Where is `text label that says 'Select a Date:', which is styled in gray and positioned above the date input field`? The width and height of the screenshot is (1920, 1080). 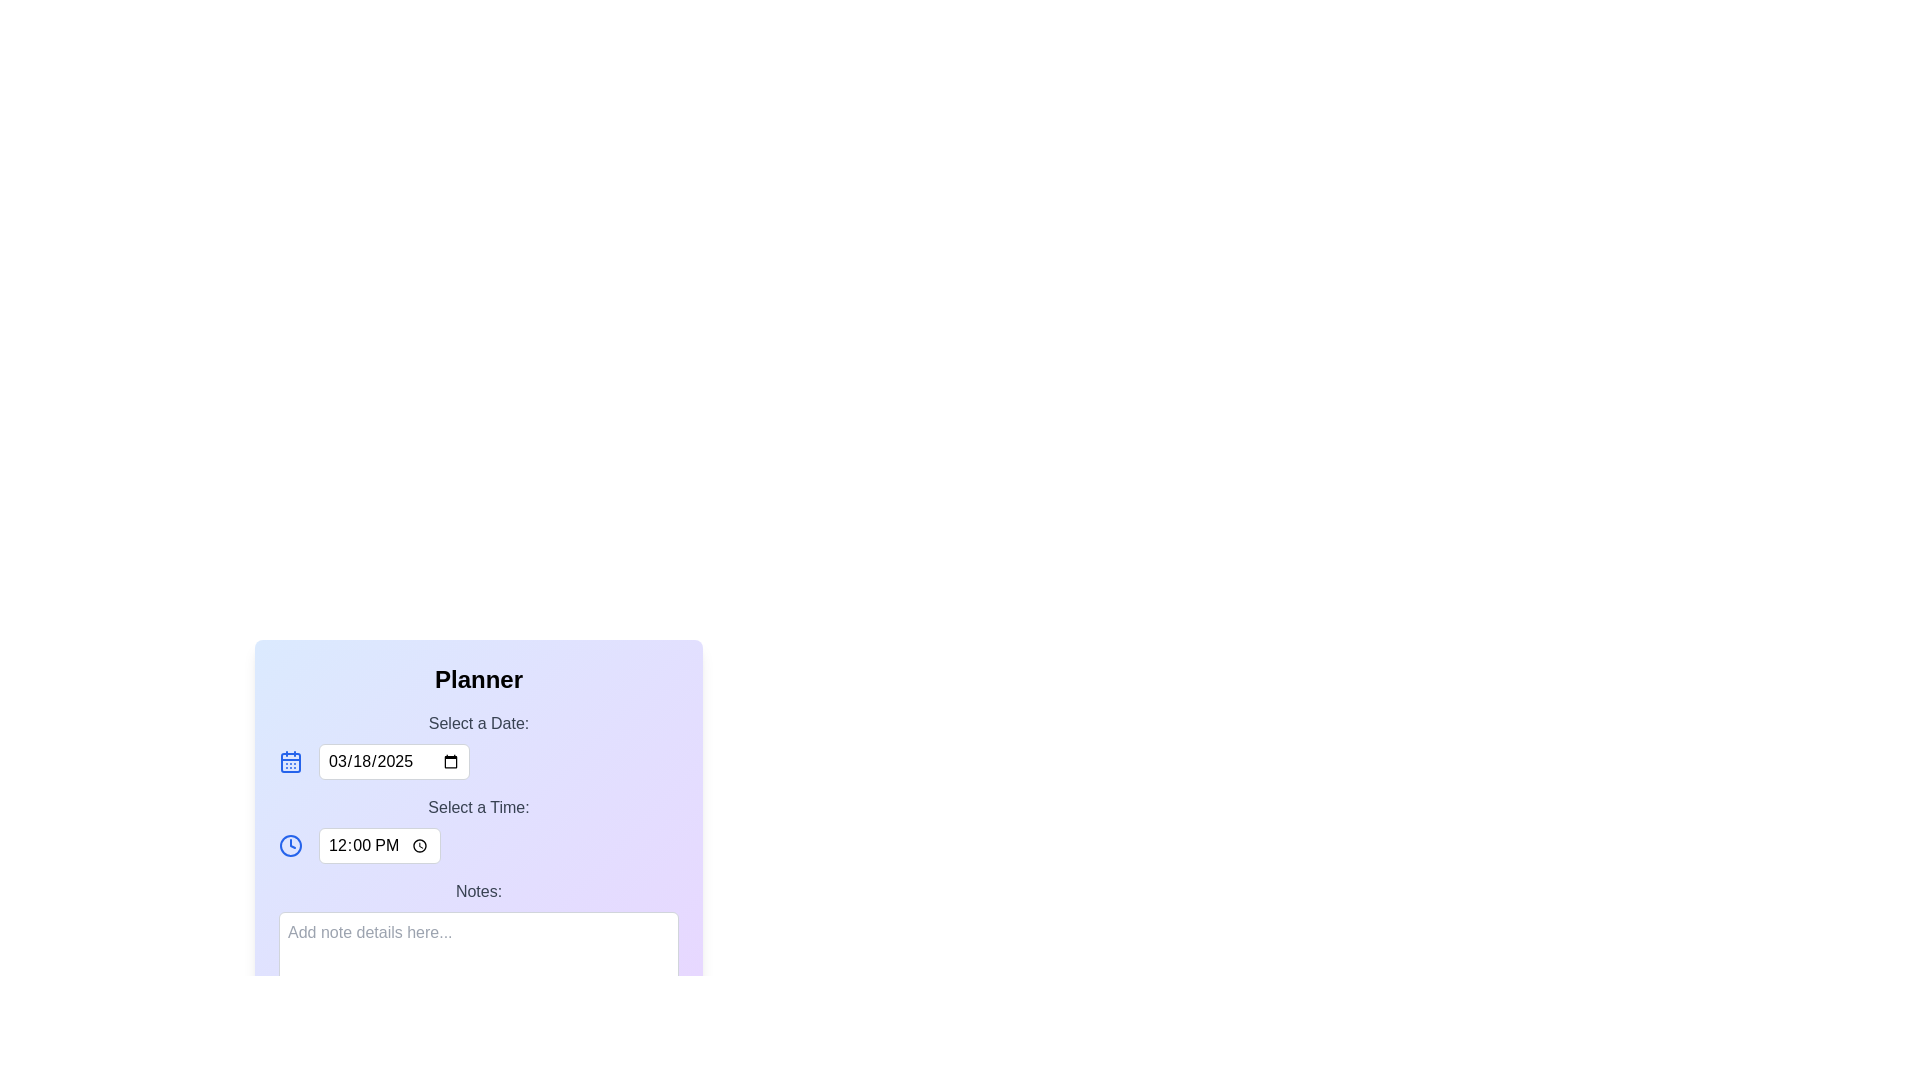
text label that says 'Select a Date:', which is styled in gray and positioned above the date input field is located at coordinates (478, 724).